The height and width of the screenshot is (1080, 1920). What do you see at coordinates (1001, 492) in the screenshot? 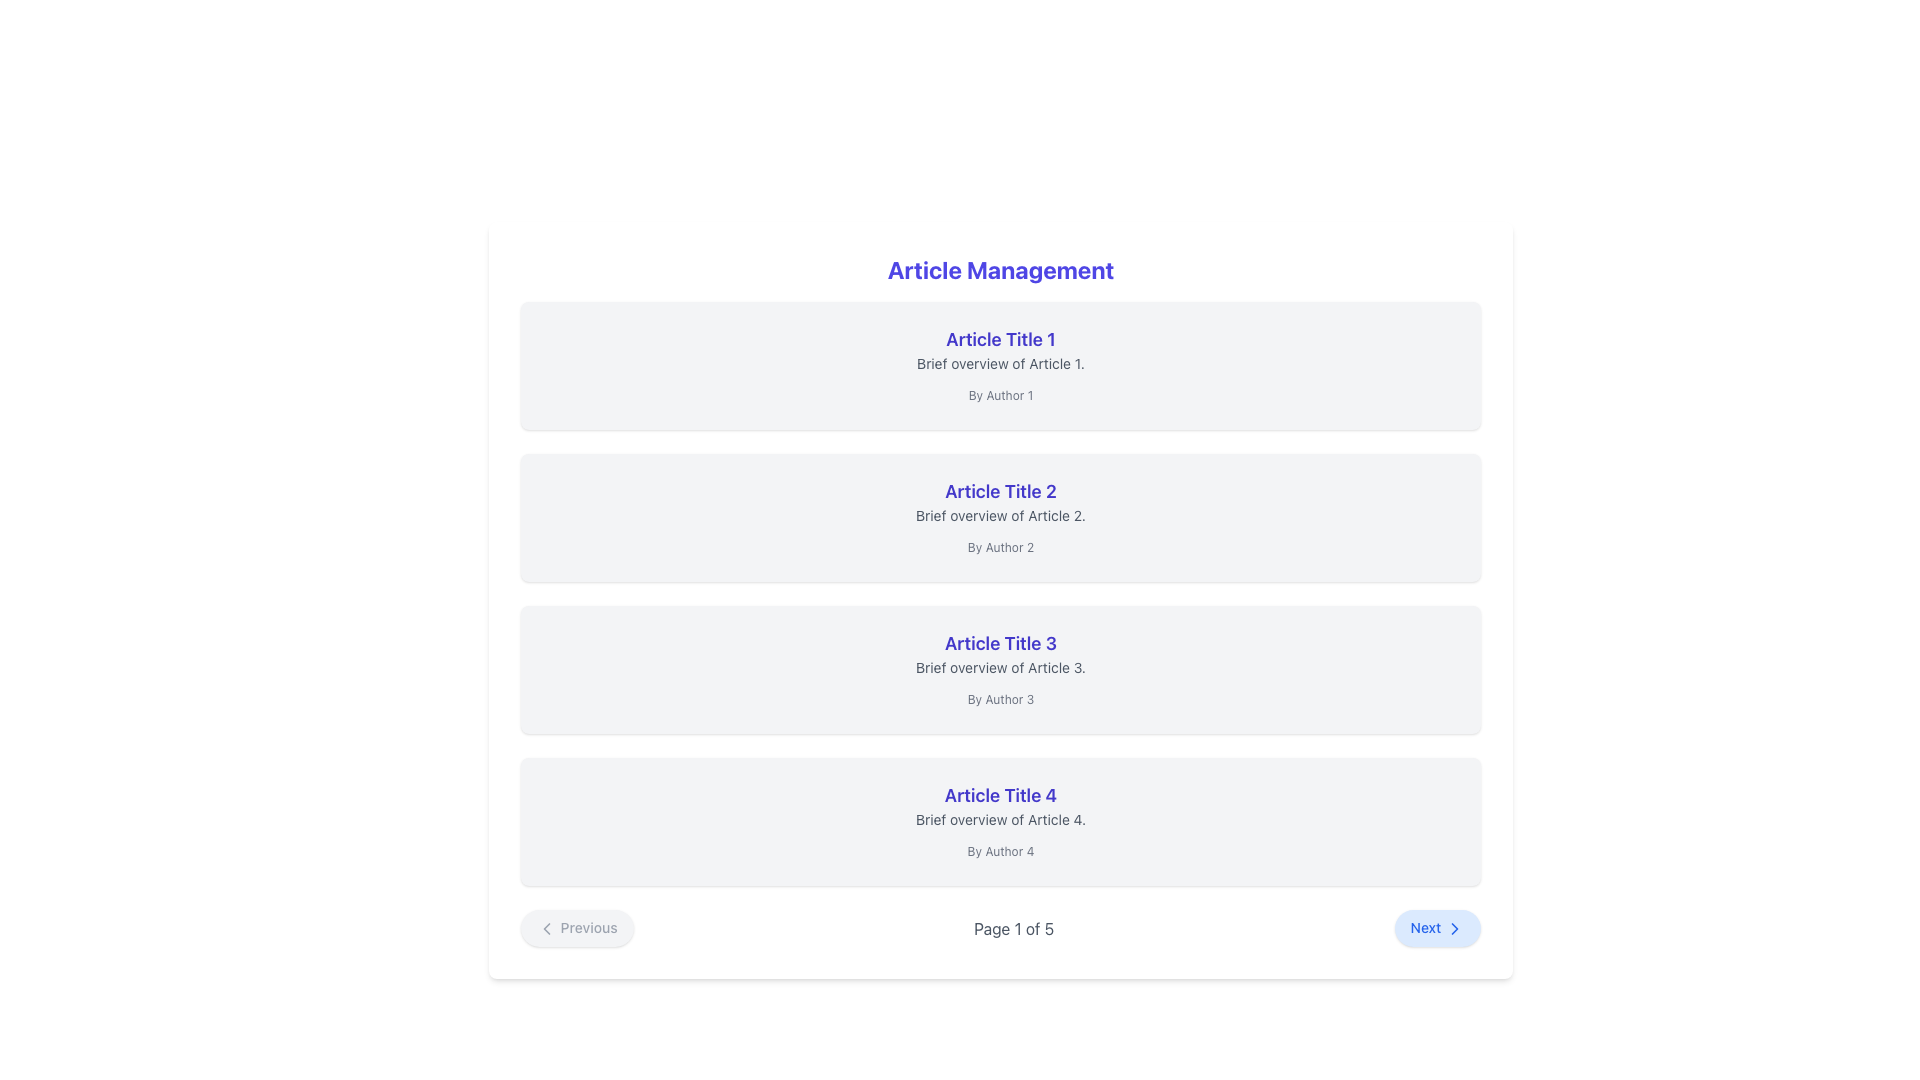
I see `the header text label 'Article Title 2' which is prominently styled with a large, bold, indigo font within a card-like section` at bounding box center [1001, 492].